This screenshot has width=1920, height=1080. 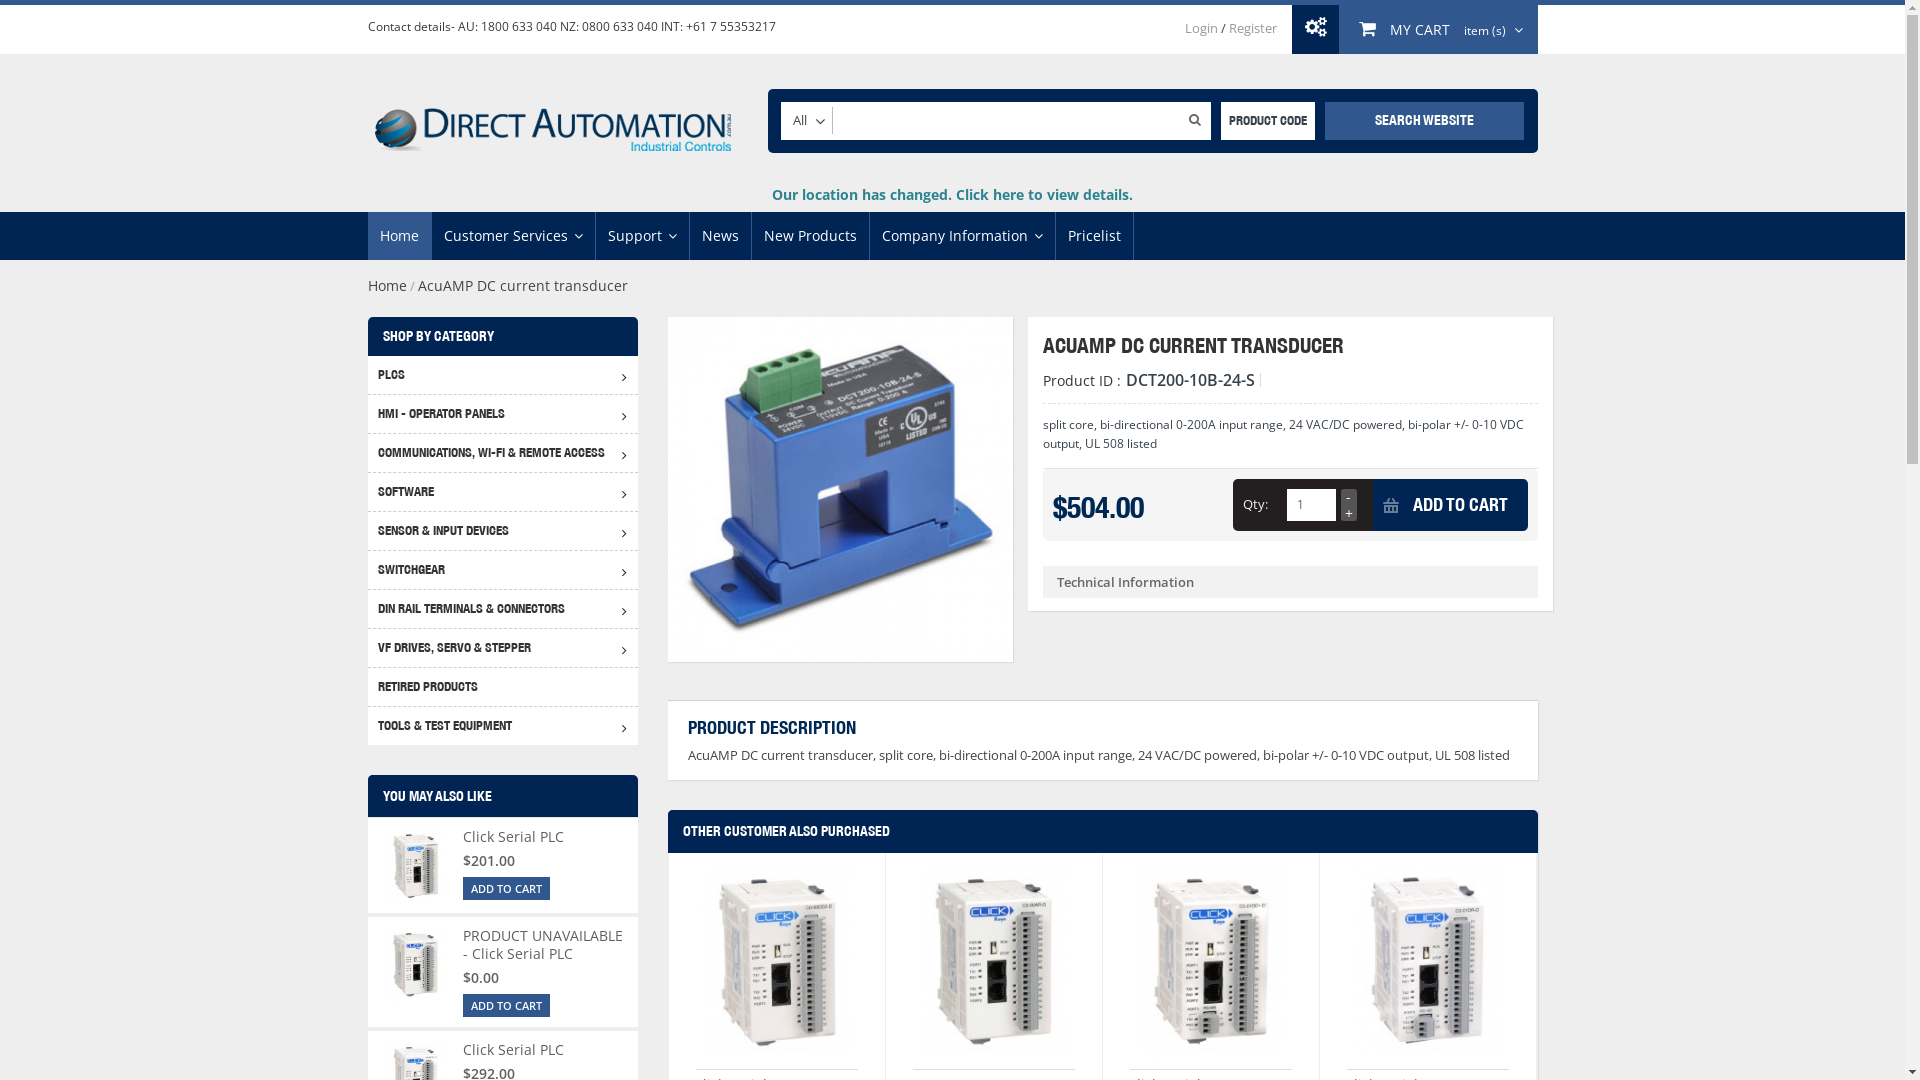 What do you see at coordinates (720, 234) in the screenshot?
I see `'News'` at bounding box center [720, 234].